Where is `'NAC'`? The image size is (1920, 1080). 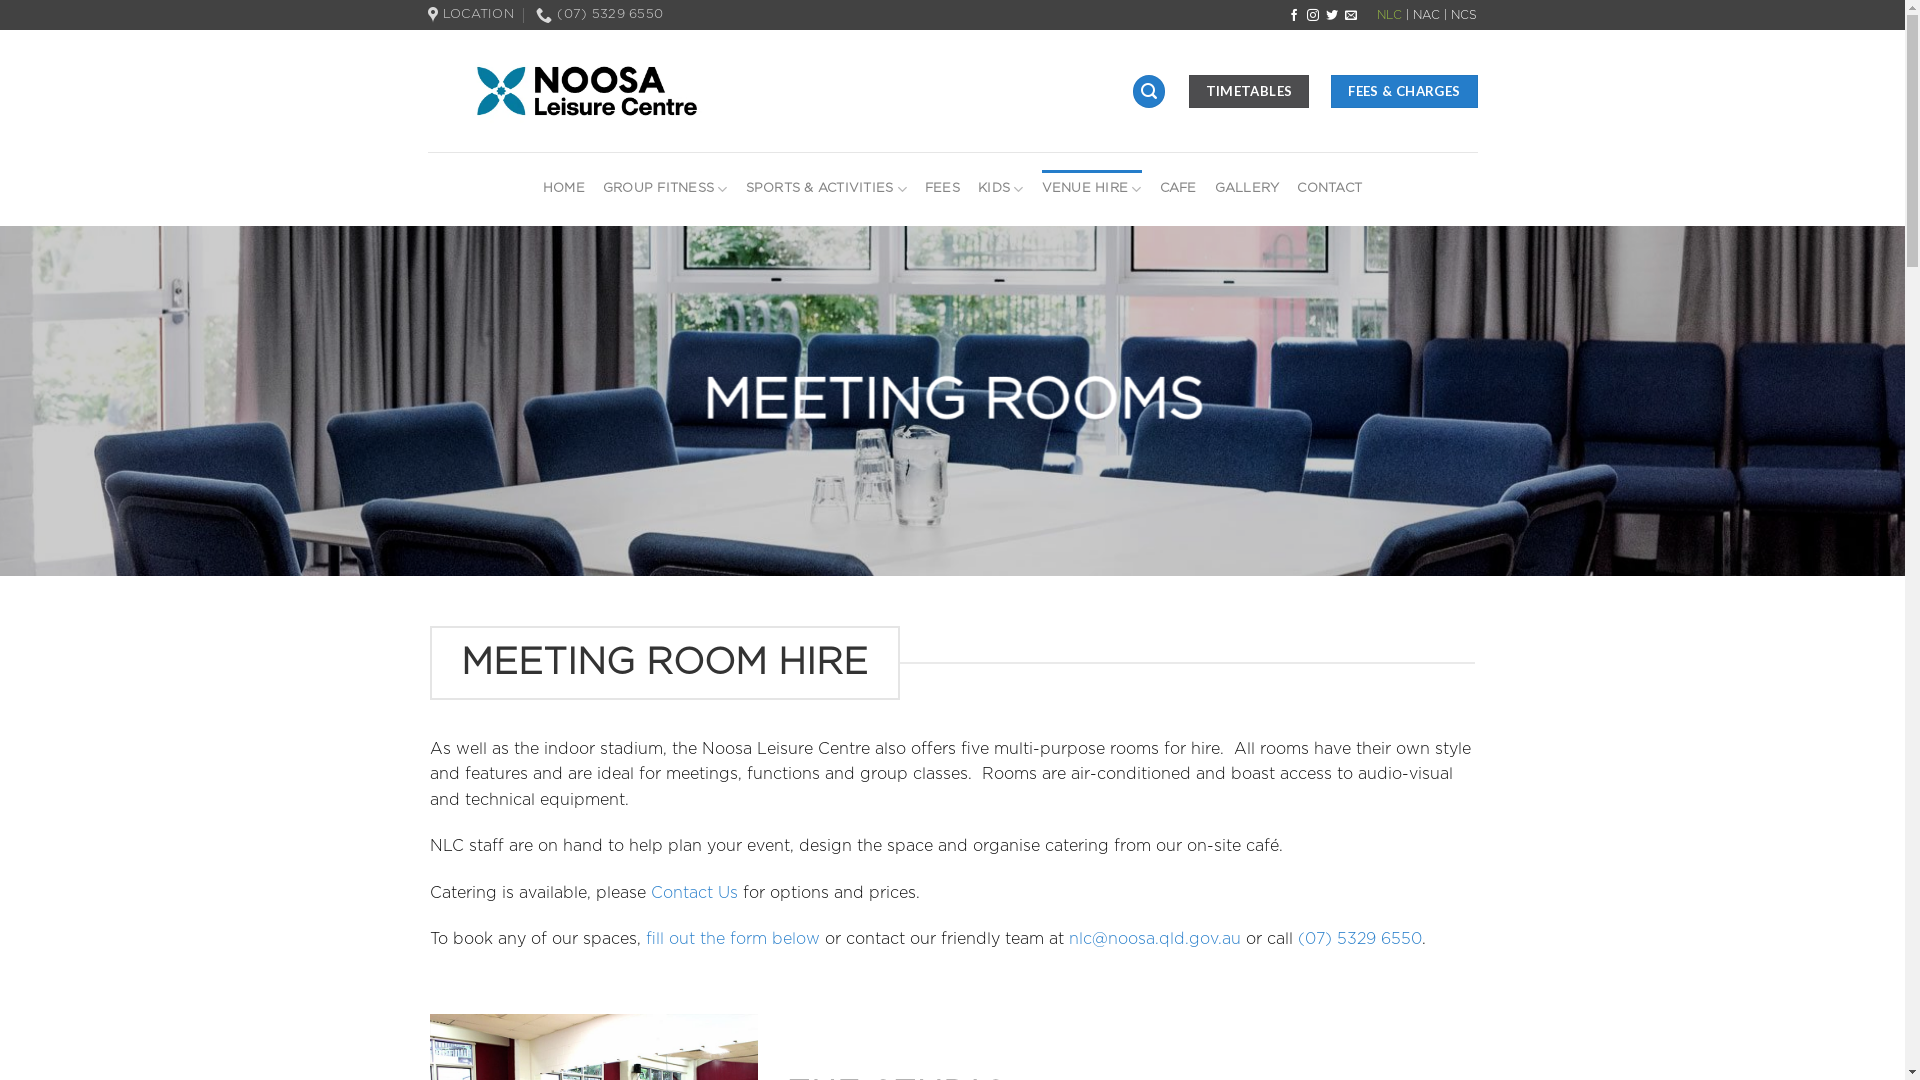
'NAC' is located at coordinates (1425, 15).